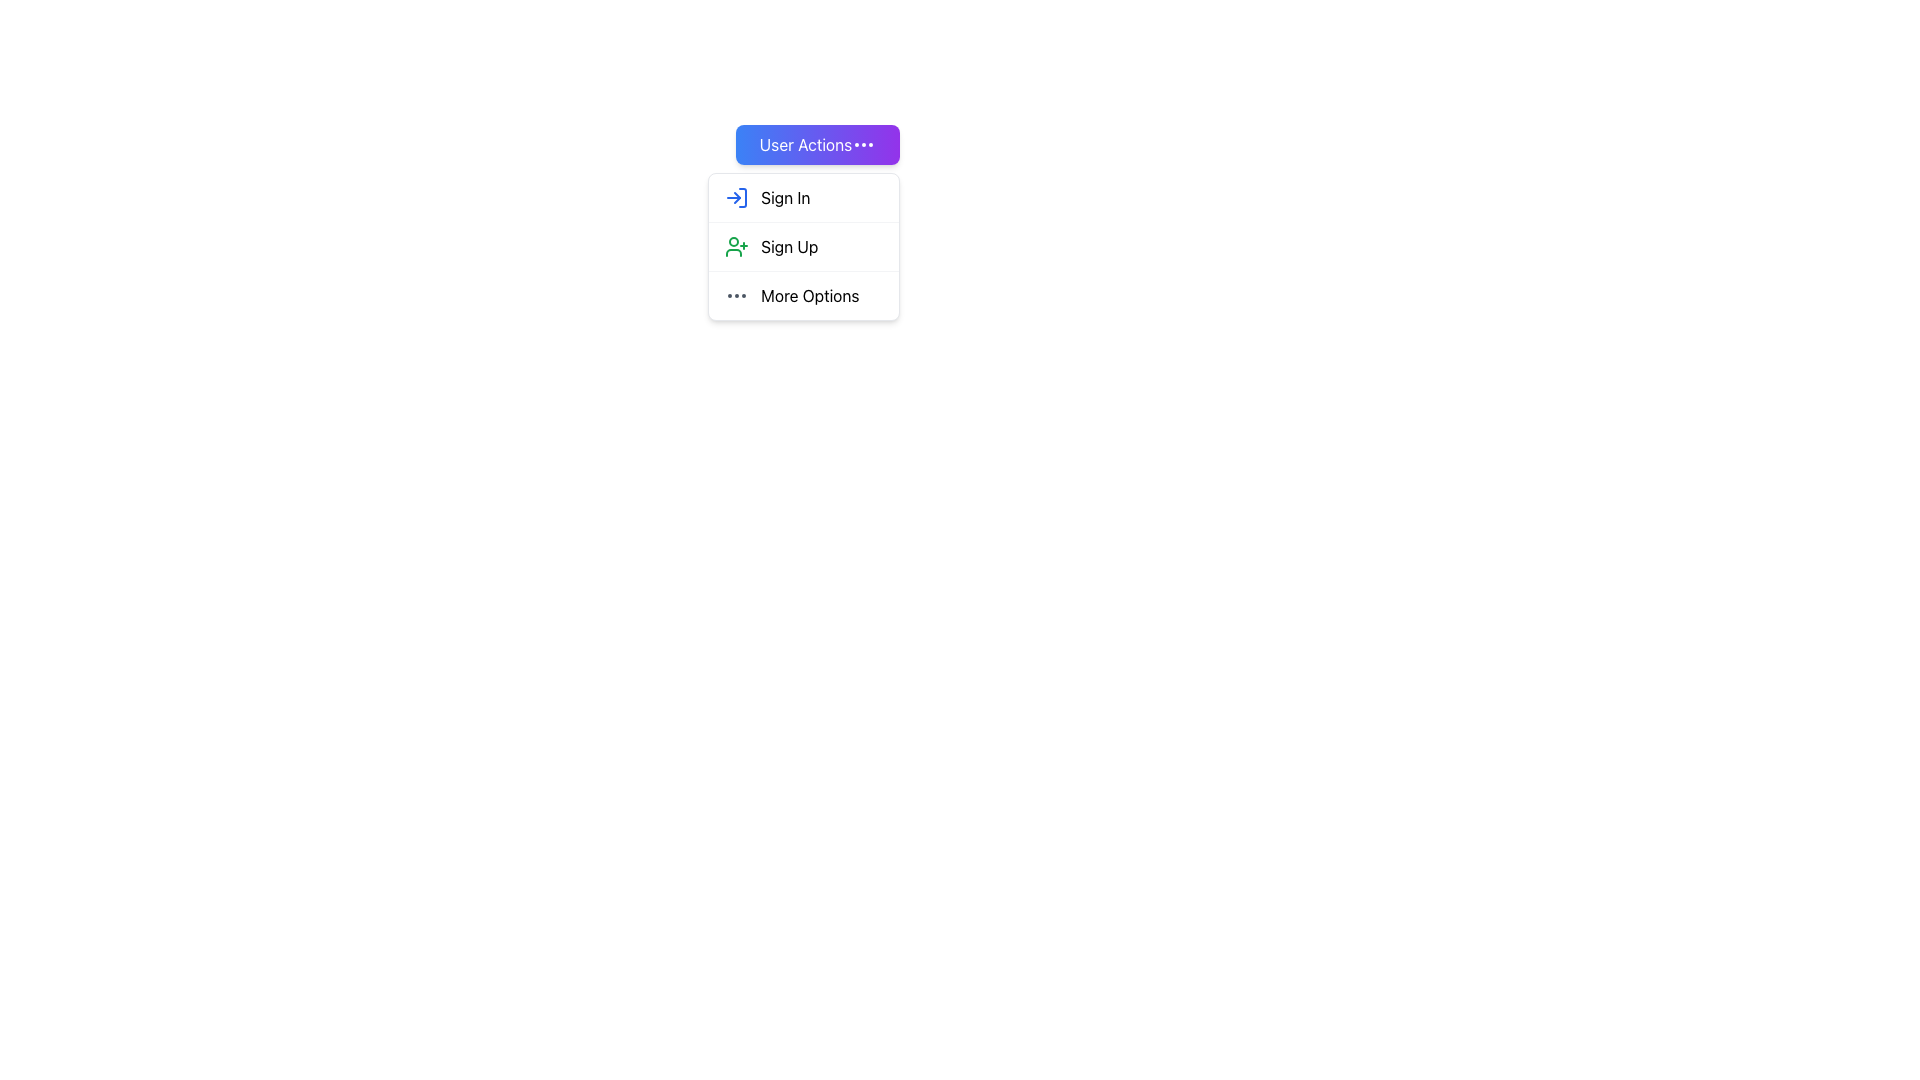  Describe the element at coordinates (736, 197) in the screenshot. I see `the blue rightward arrow icon styled to resemble a login function, located to the left of the 'Sign In' text in the dropdown menu under 'User Actions'` at that location.